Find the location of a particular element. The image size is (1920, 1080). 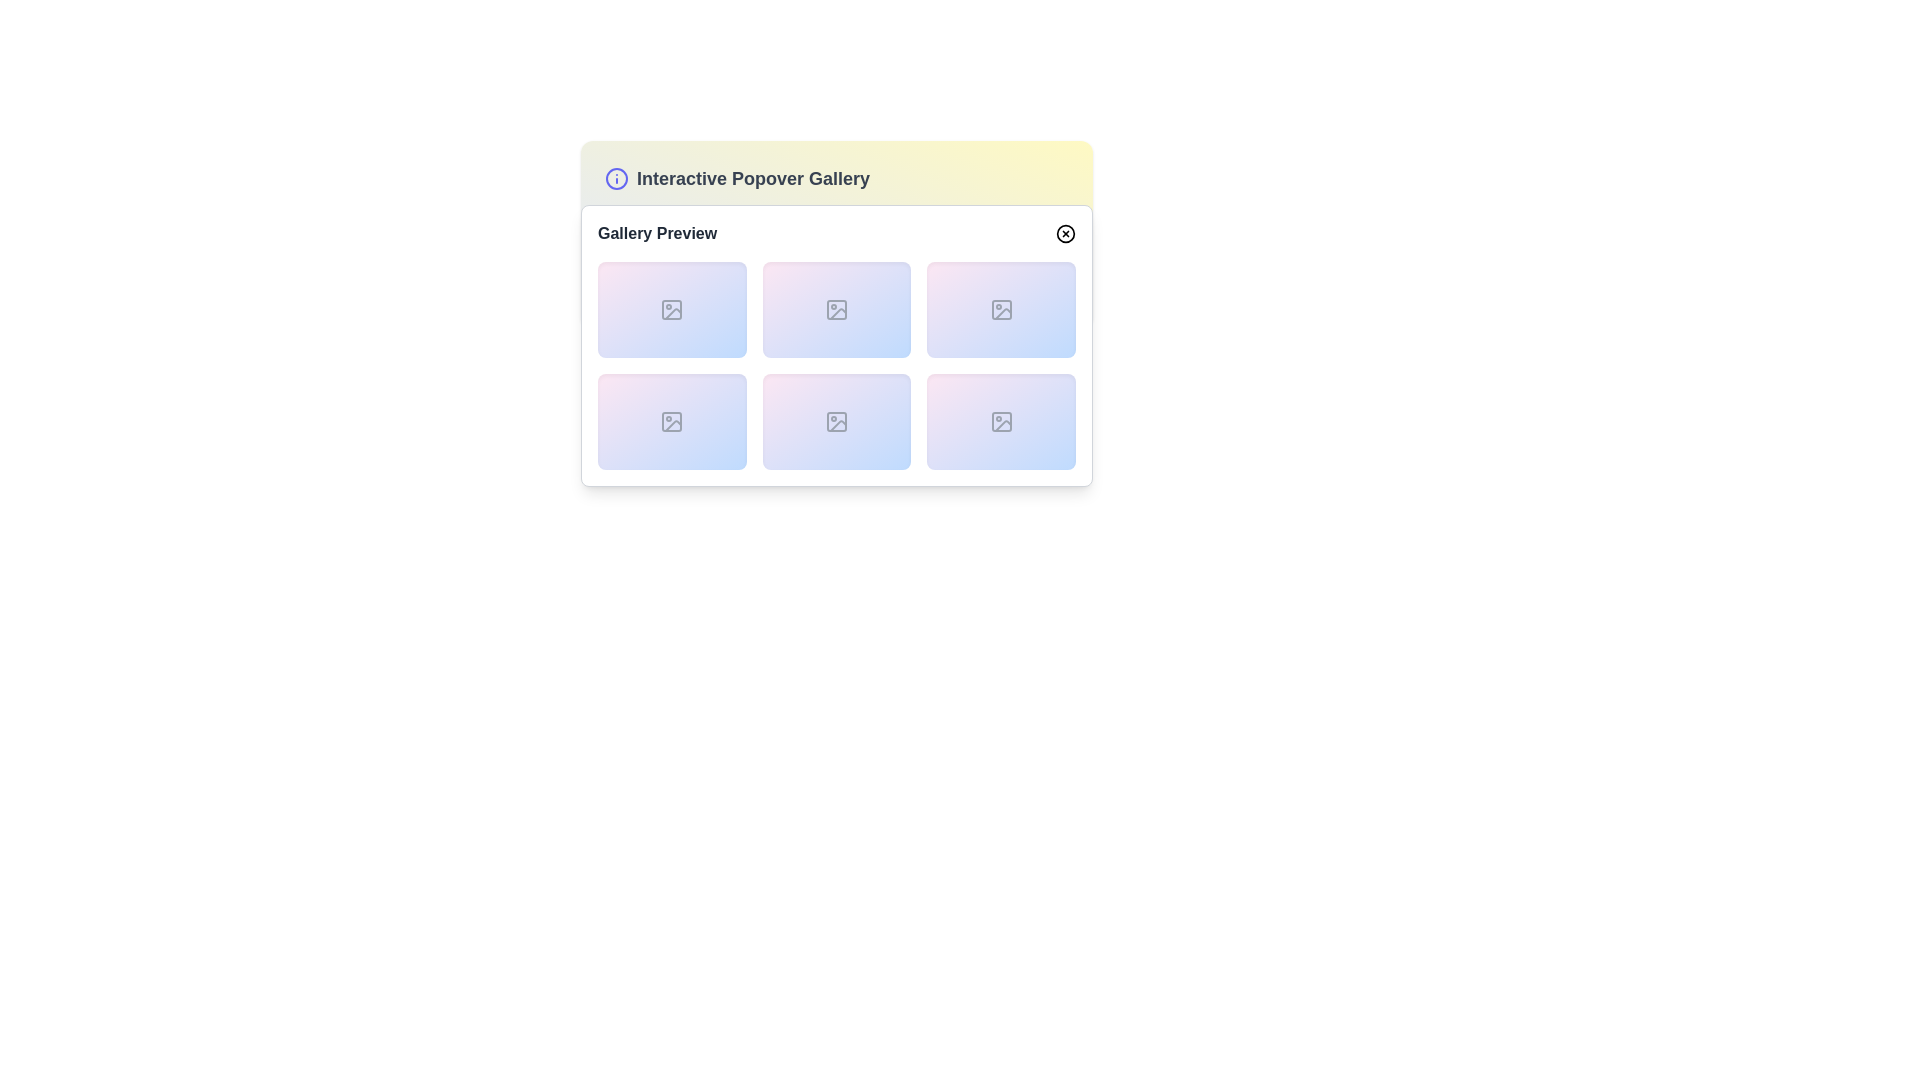

the image placeholder icon in the first row, second column of the gallery interface is located at coordinates (836, 309).